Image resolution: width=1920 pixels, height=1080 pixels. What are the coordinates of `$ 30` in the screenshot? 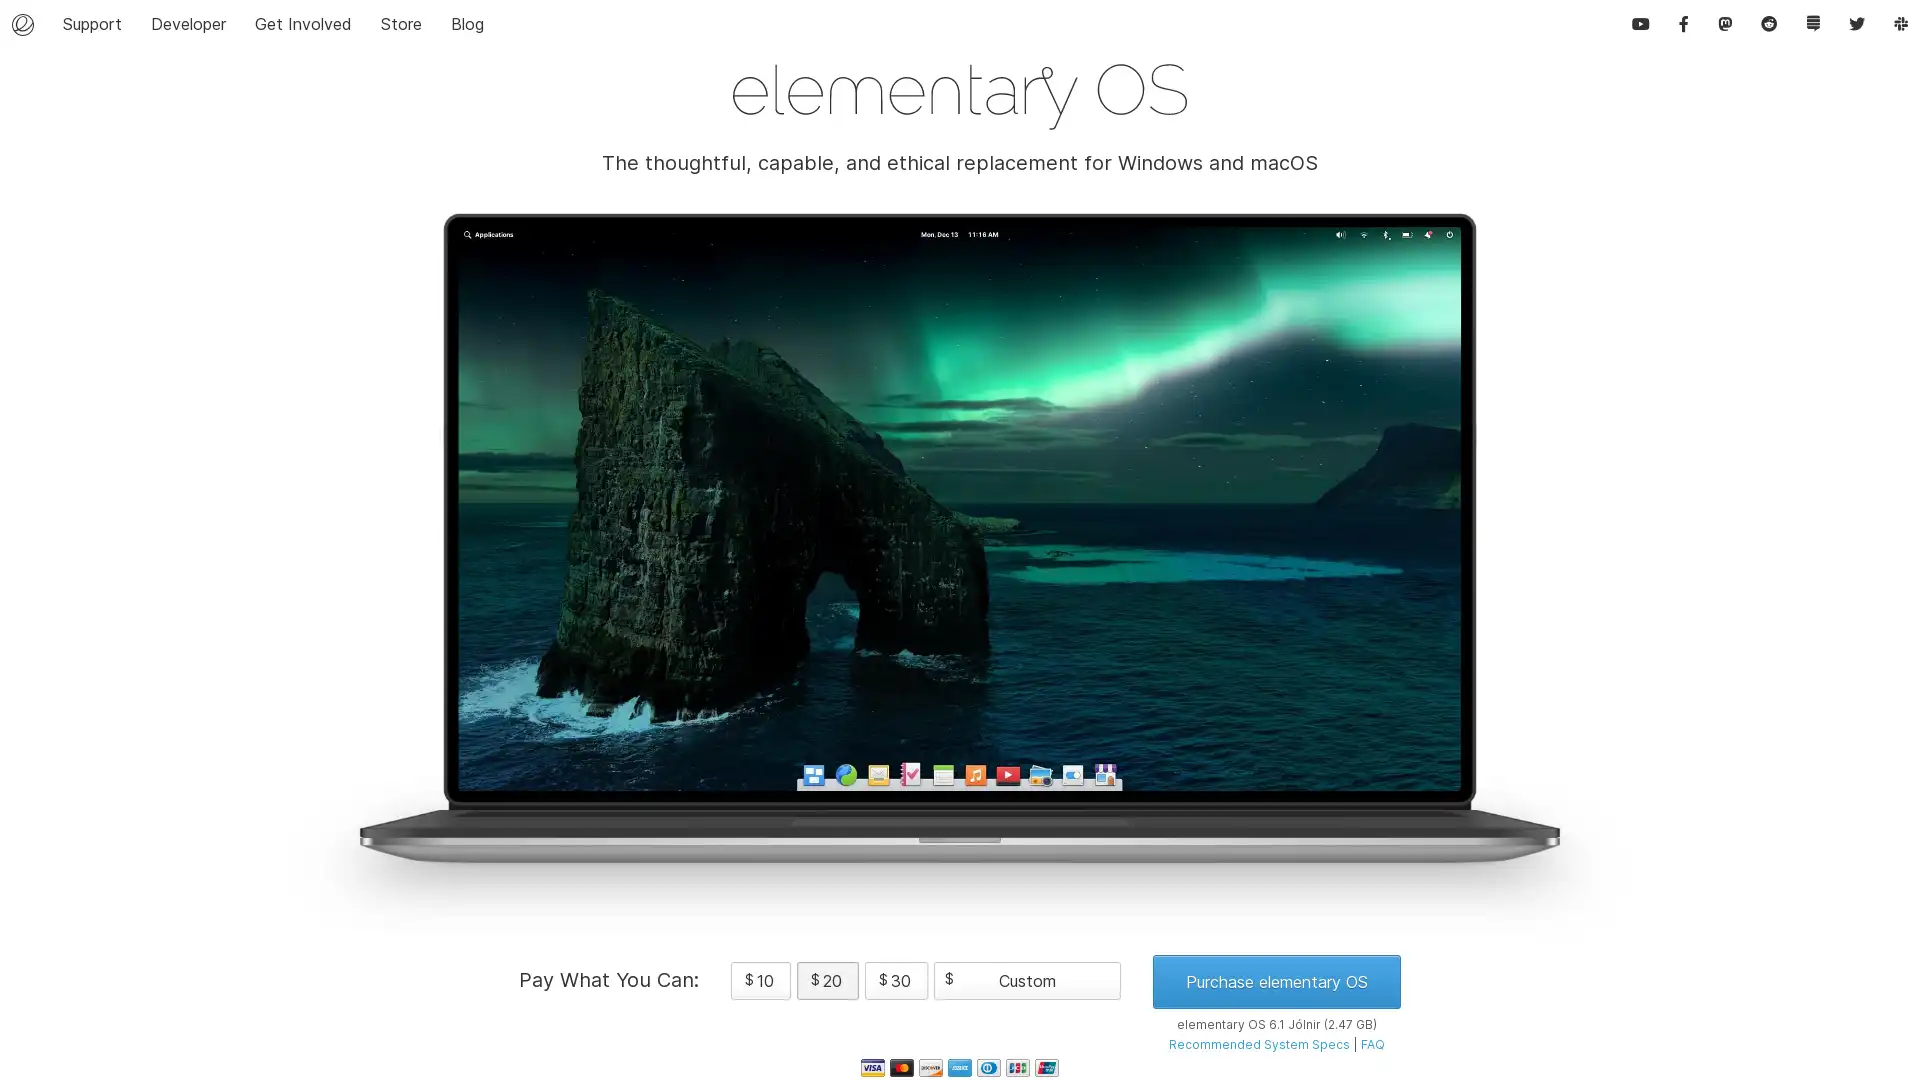 It's located at (895, 979).